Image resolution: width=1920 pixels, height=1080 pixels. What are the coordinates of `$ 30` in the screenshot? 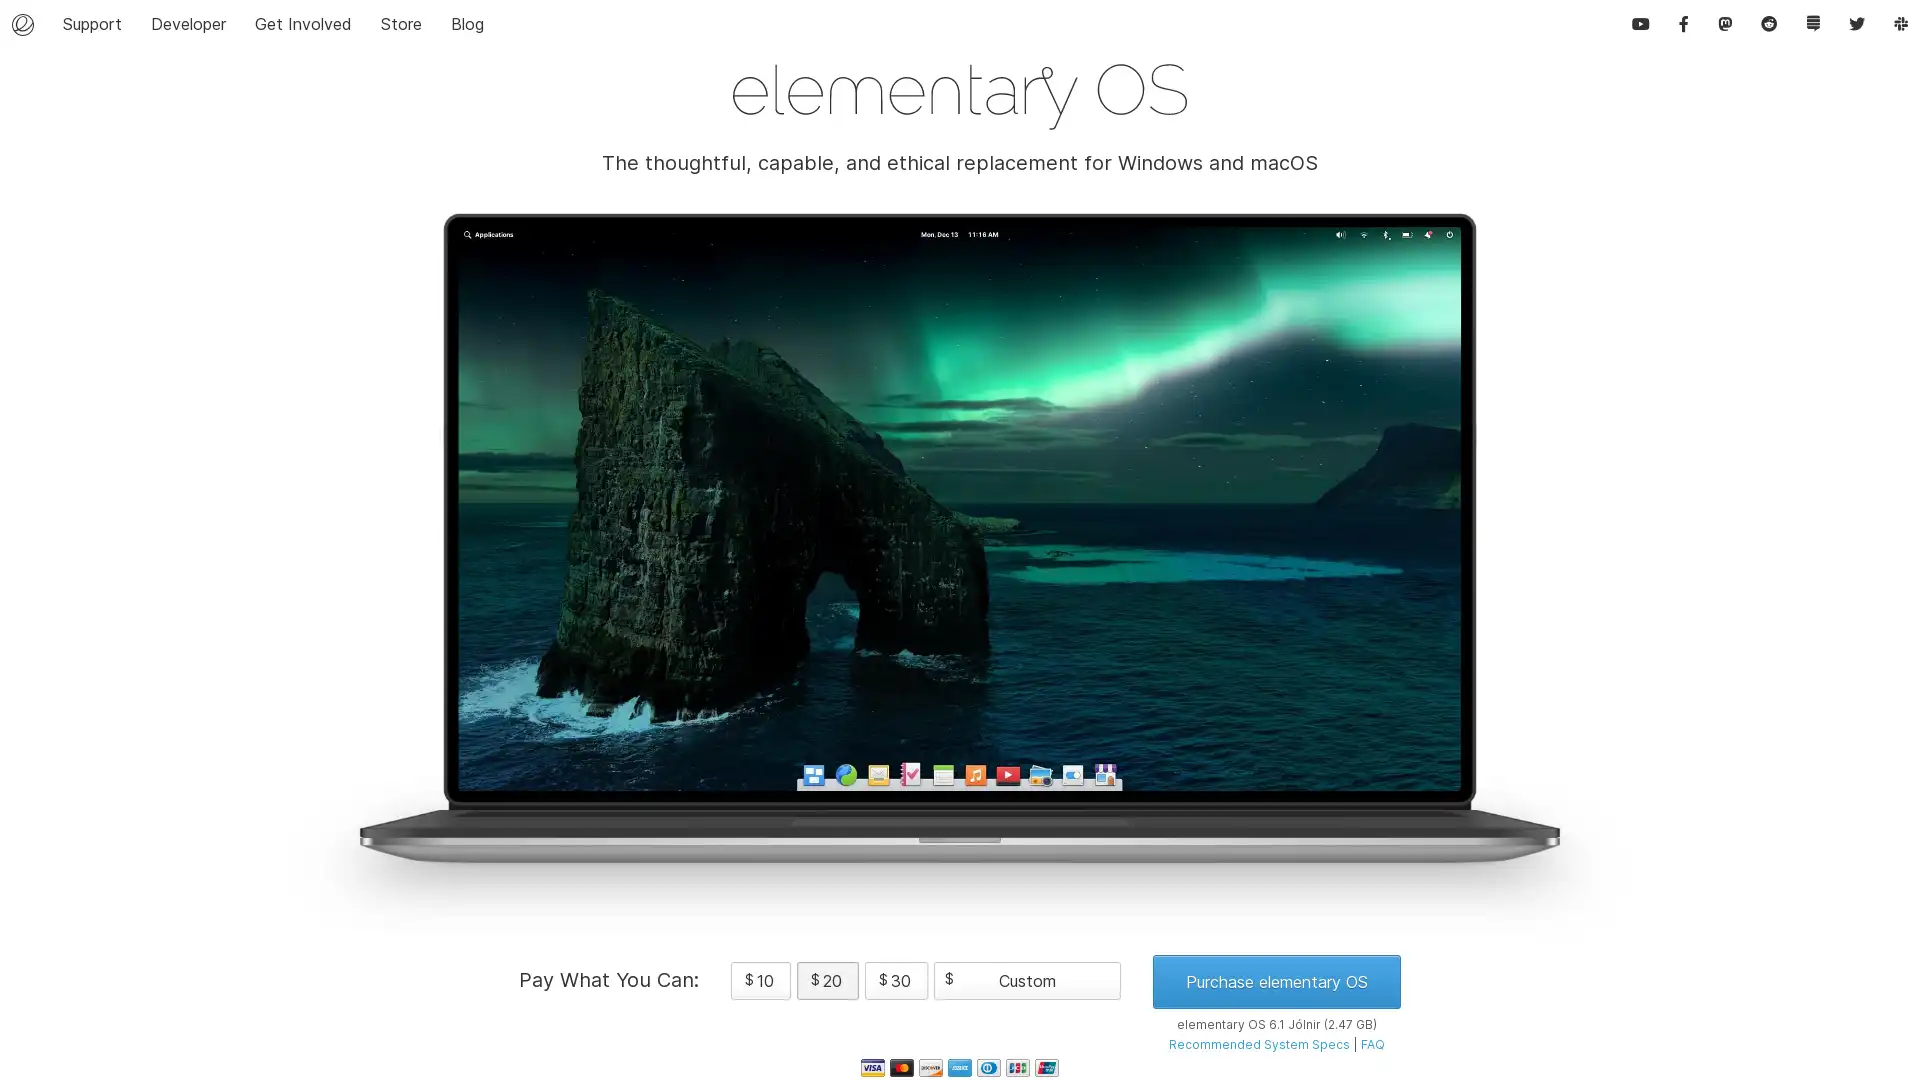 It's located at (895, 979).